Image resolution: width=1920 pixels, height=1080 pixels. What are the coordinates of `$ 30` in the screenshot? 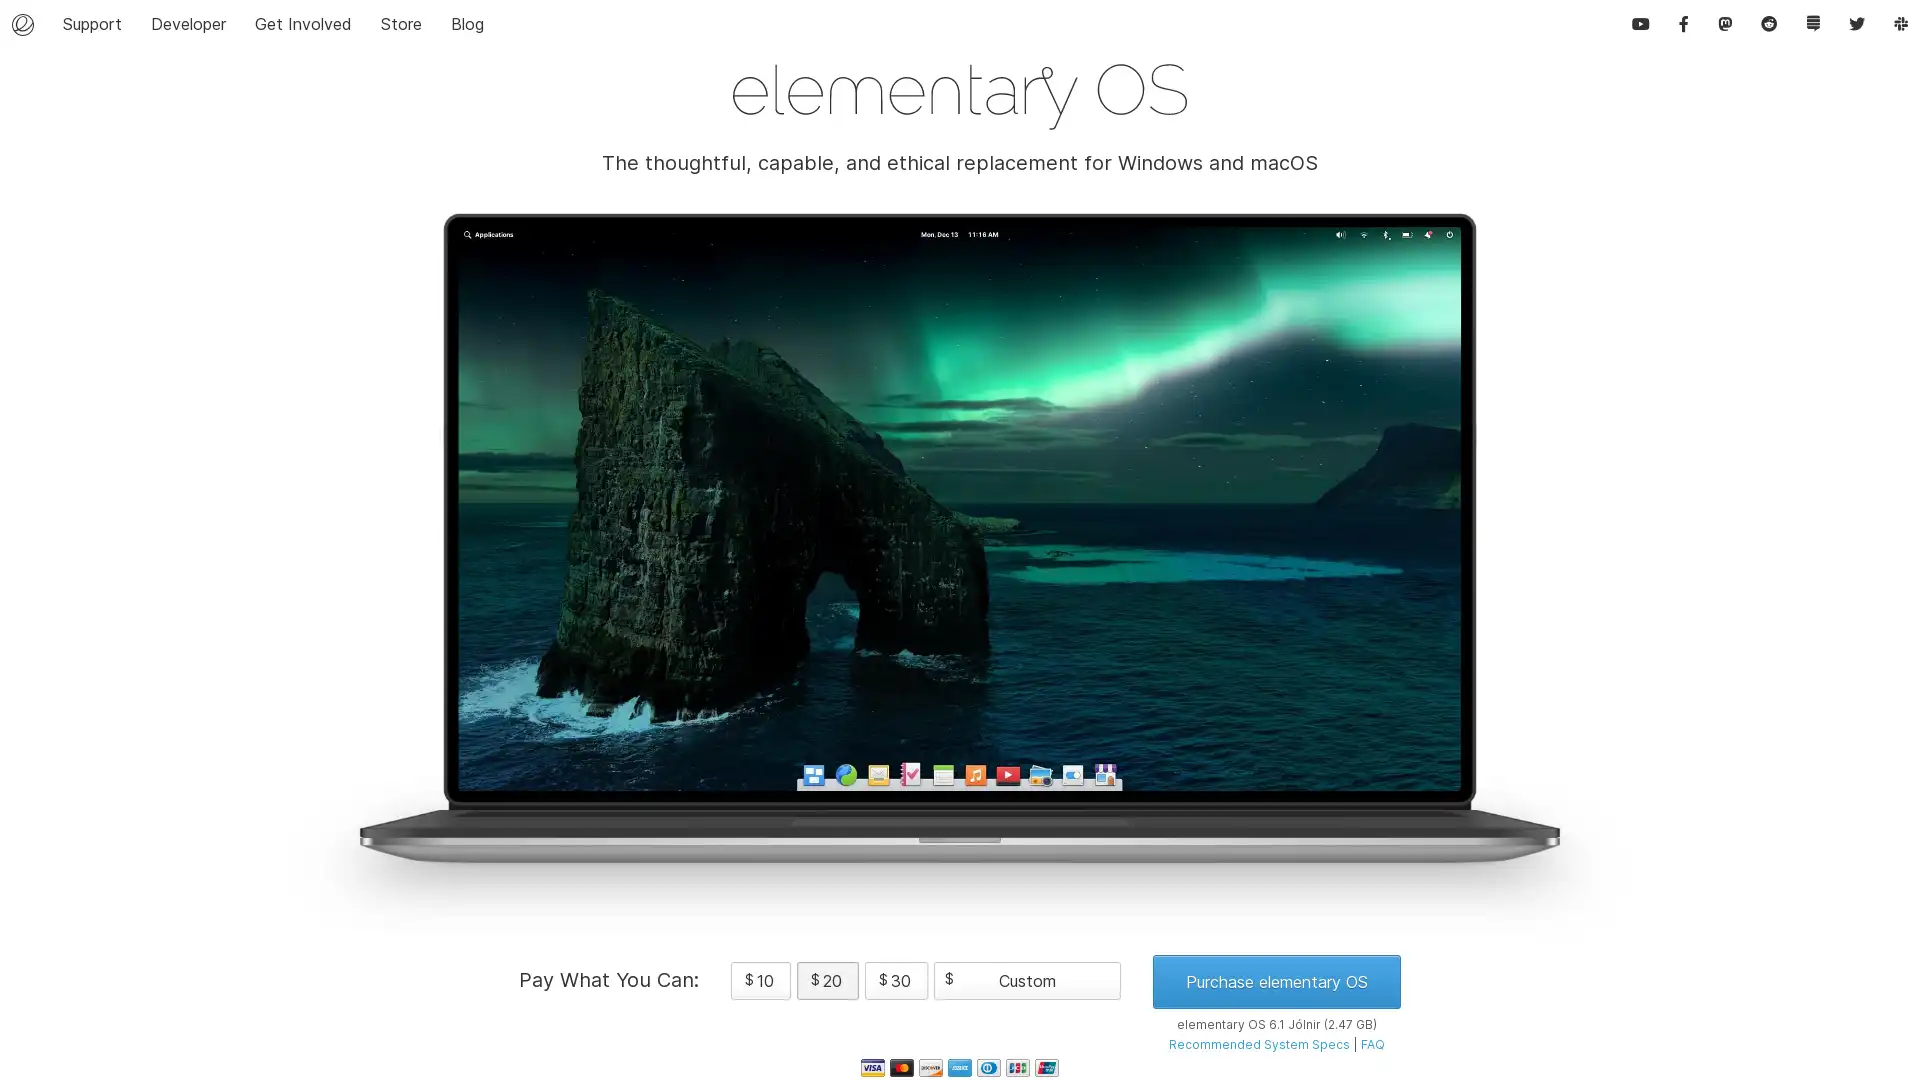 It's located at (895, 979).